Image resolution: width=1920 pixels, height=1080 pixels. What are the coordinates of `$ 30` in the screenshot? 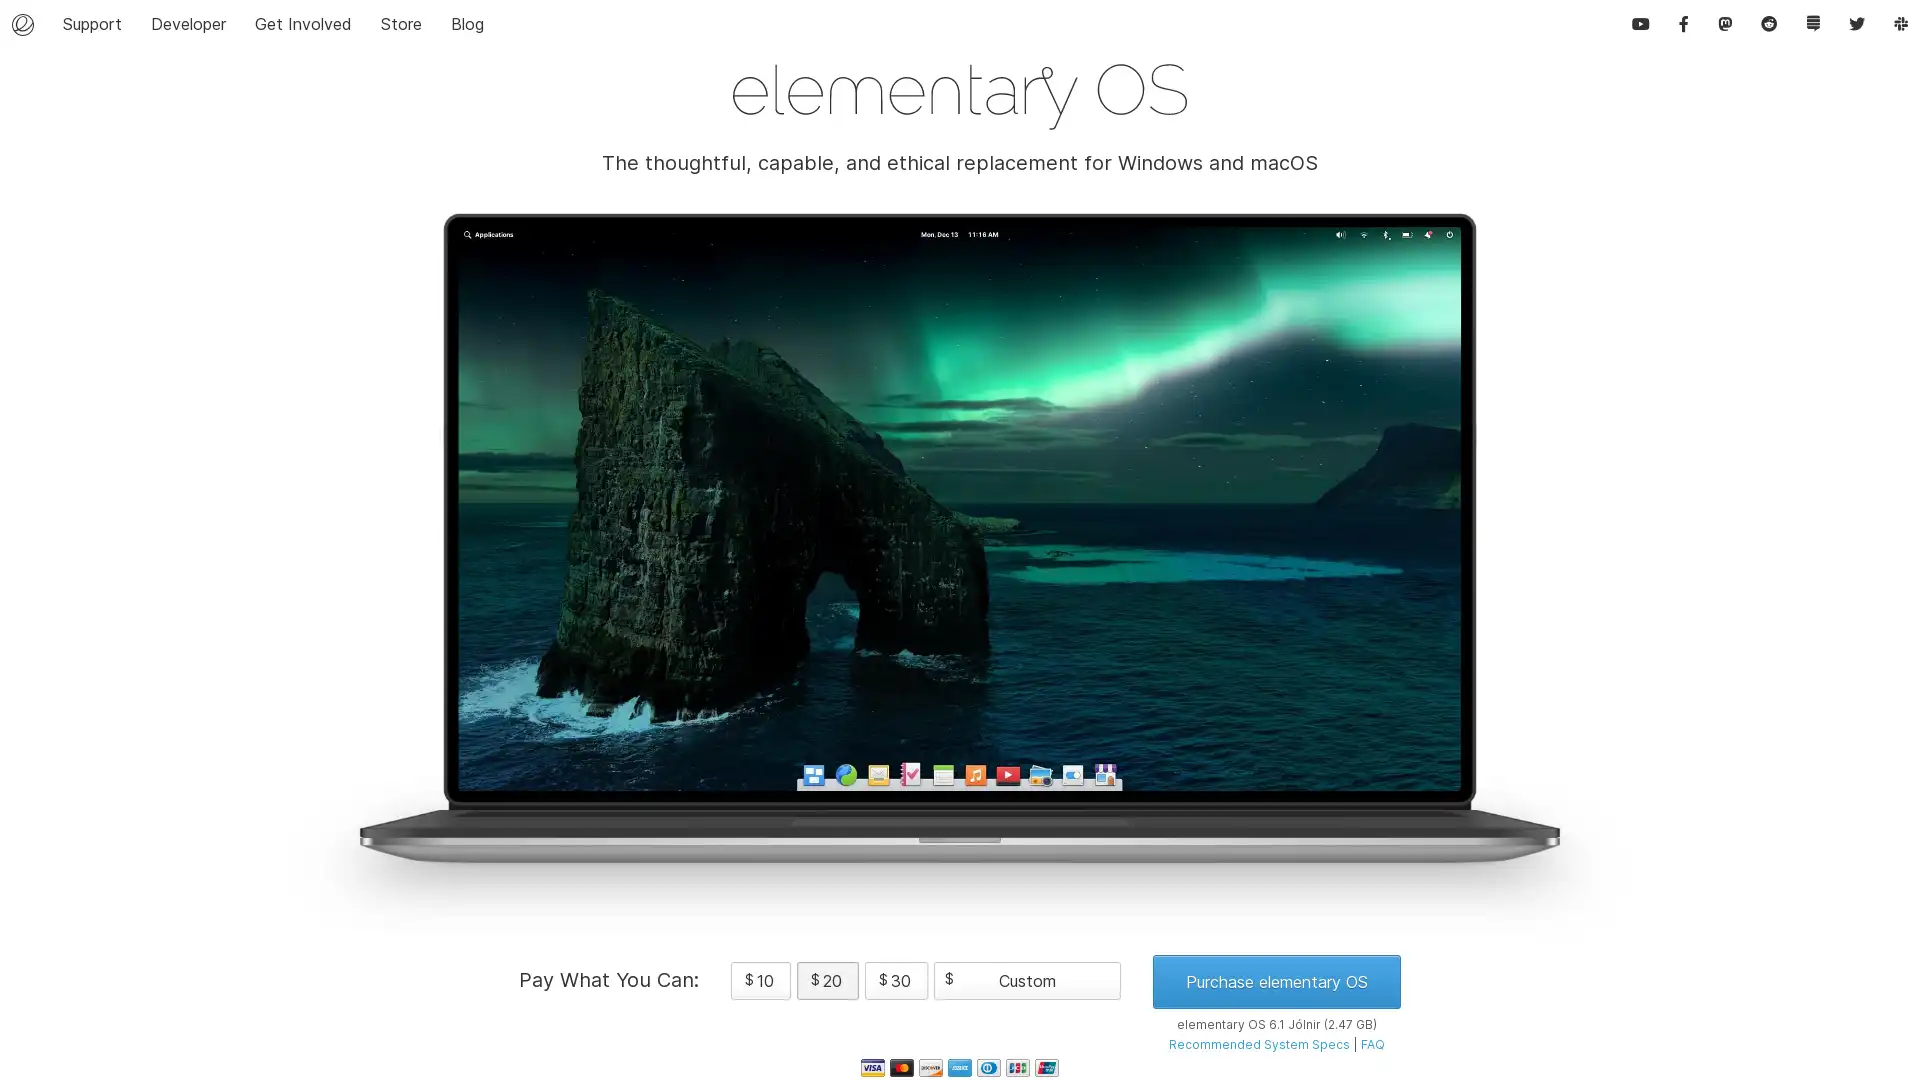 It's located at (895, 979).